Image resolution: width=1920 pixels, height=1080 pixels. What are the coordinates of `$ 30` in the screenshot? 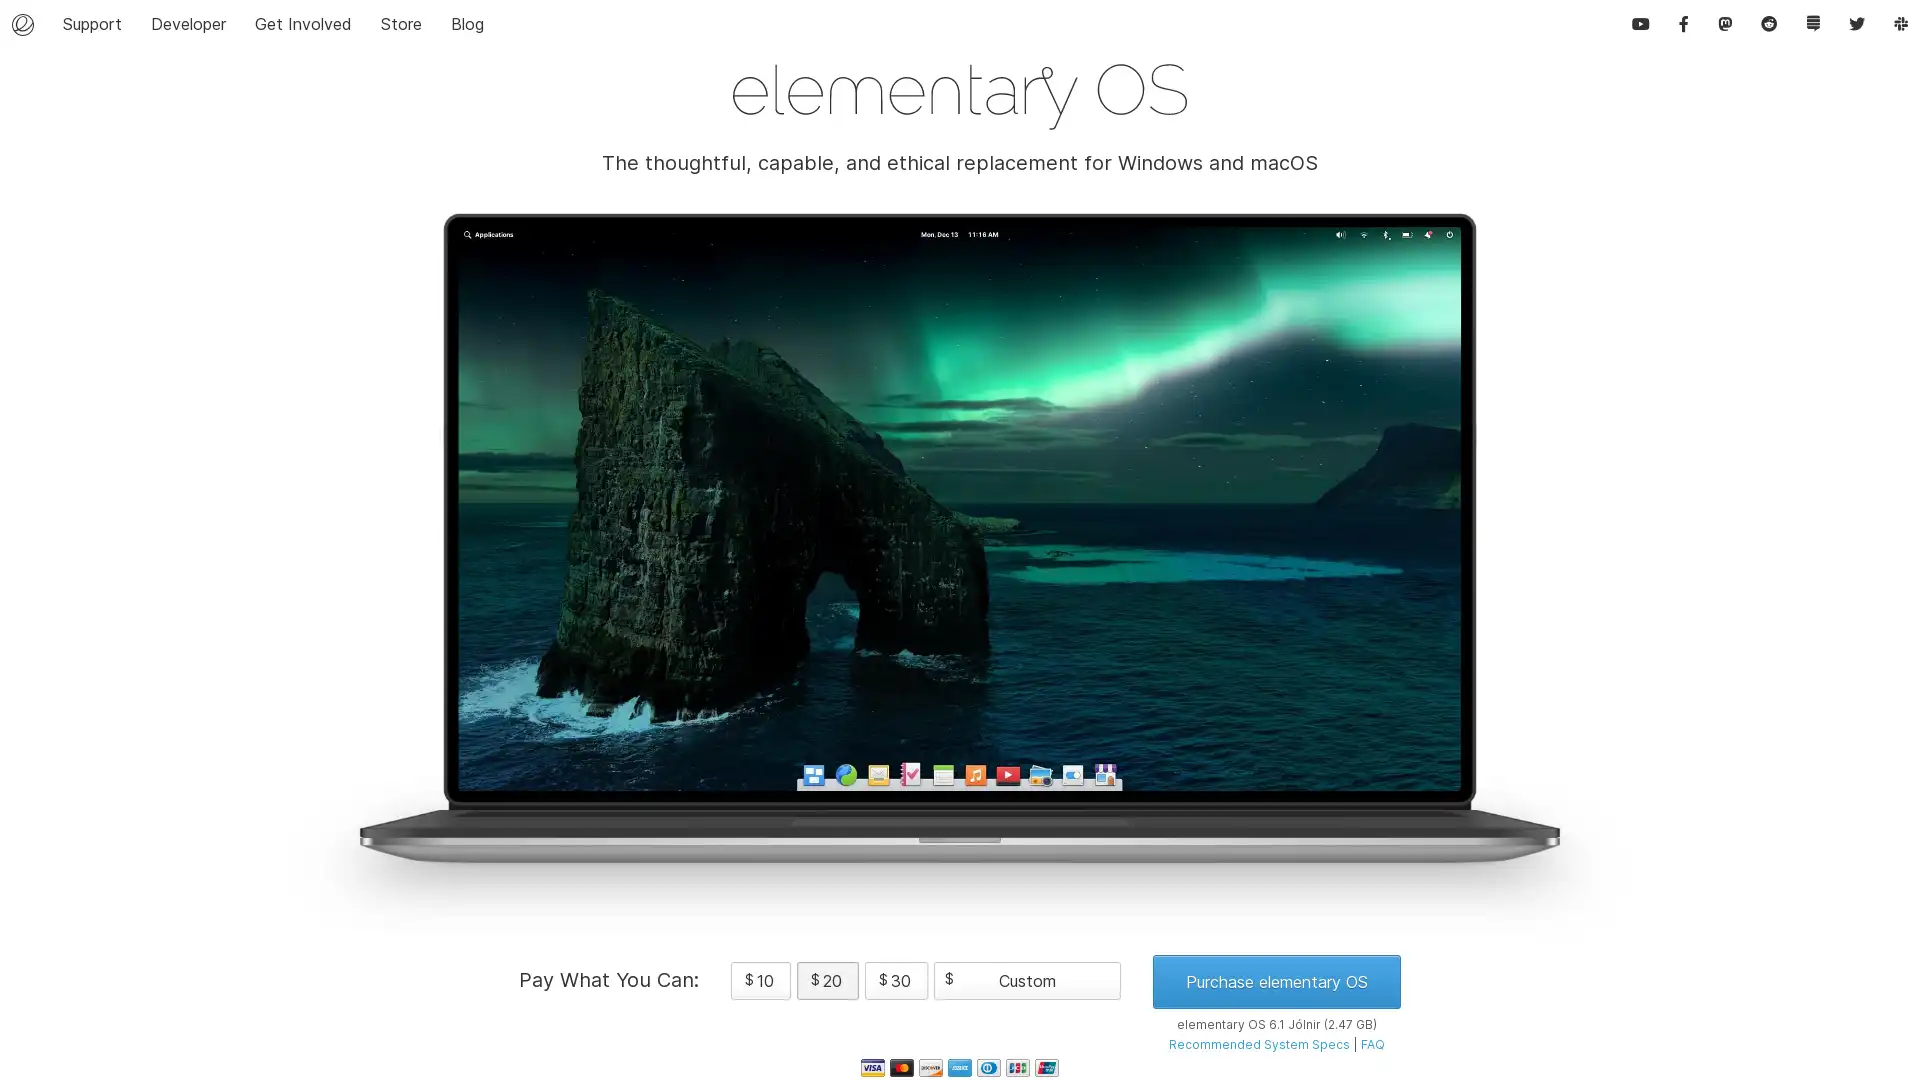 It's located at (895, 979).